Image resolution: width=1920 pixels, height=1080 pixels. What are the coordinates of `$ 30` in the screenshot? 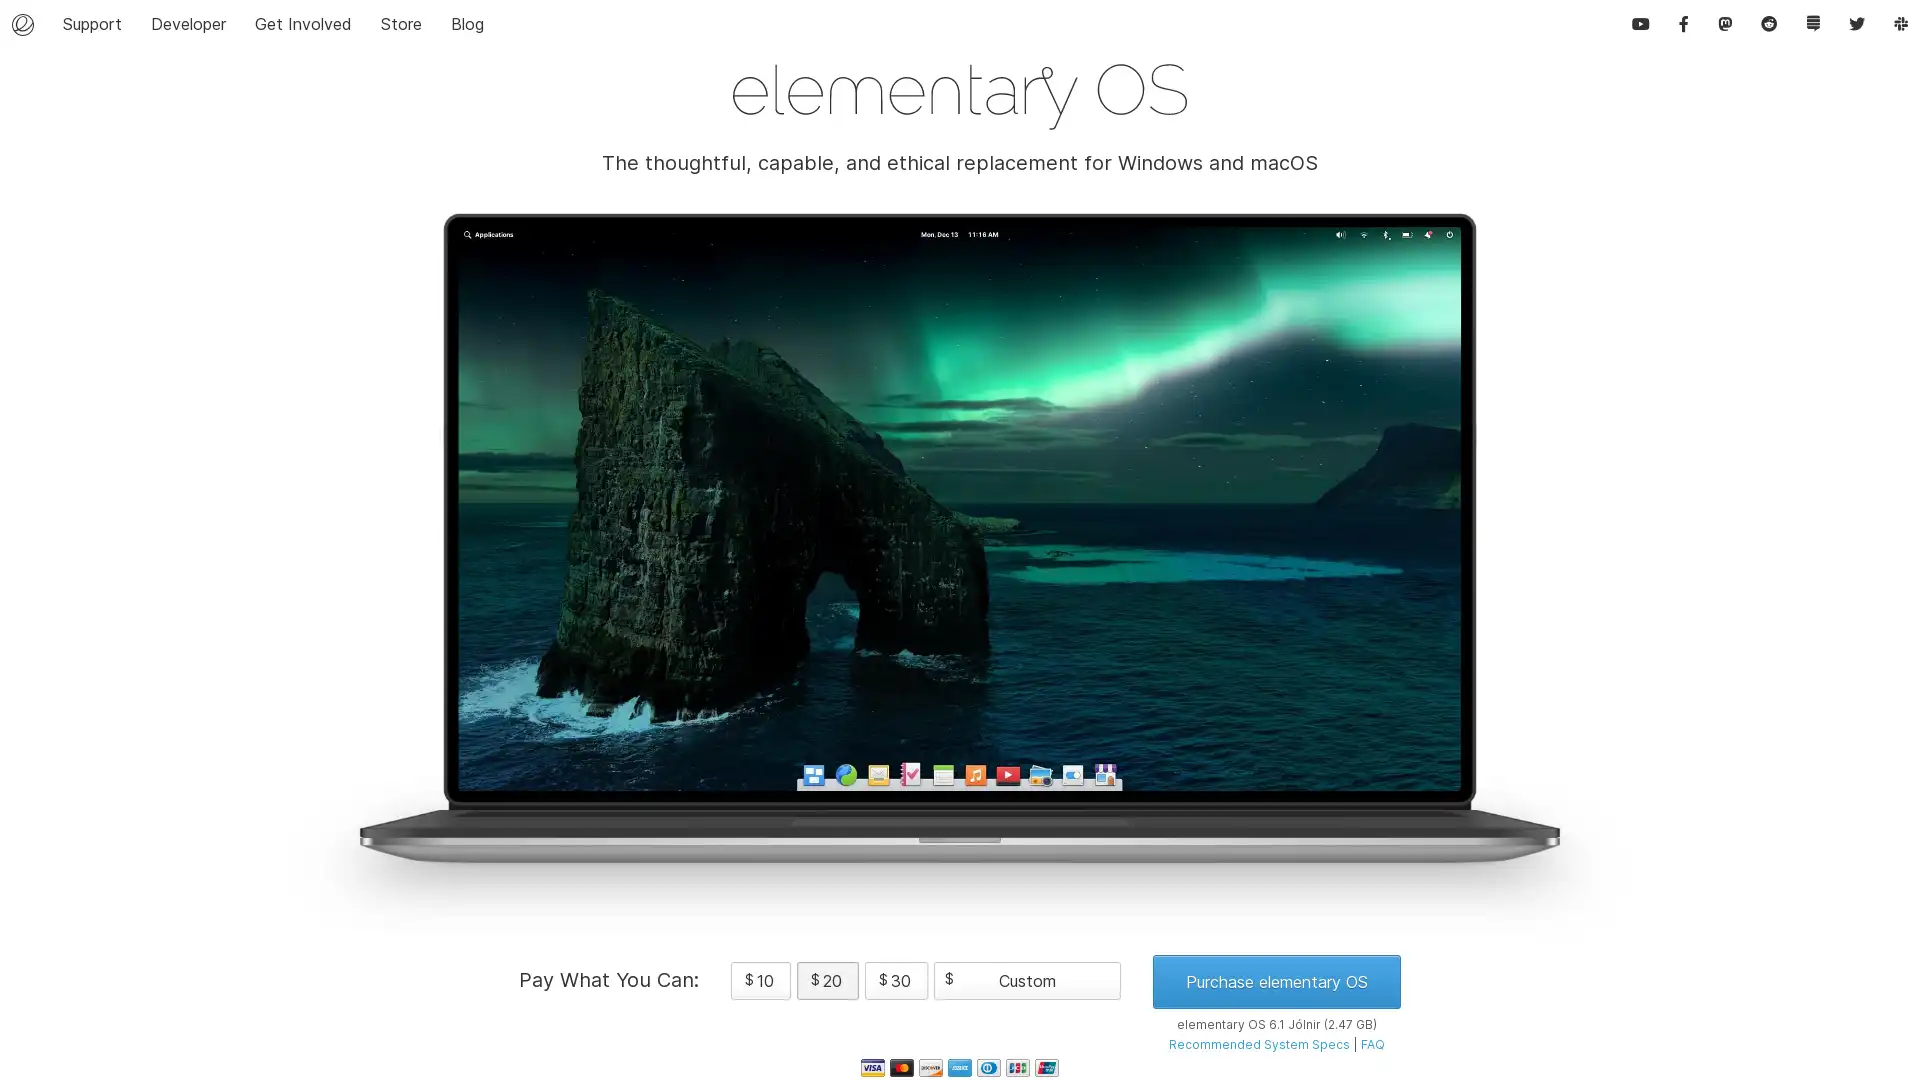 It's located at (895, 979).